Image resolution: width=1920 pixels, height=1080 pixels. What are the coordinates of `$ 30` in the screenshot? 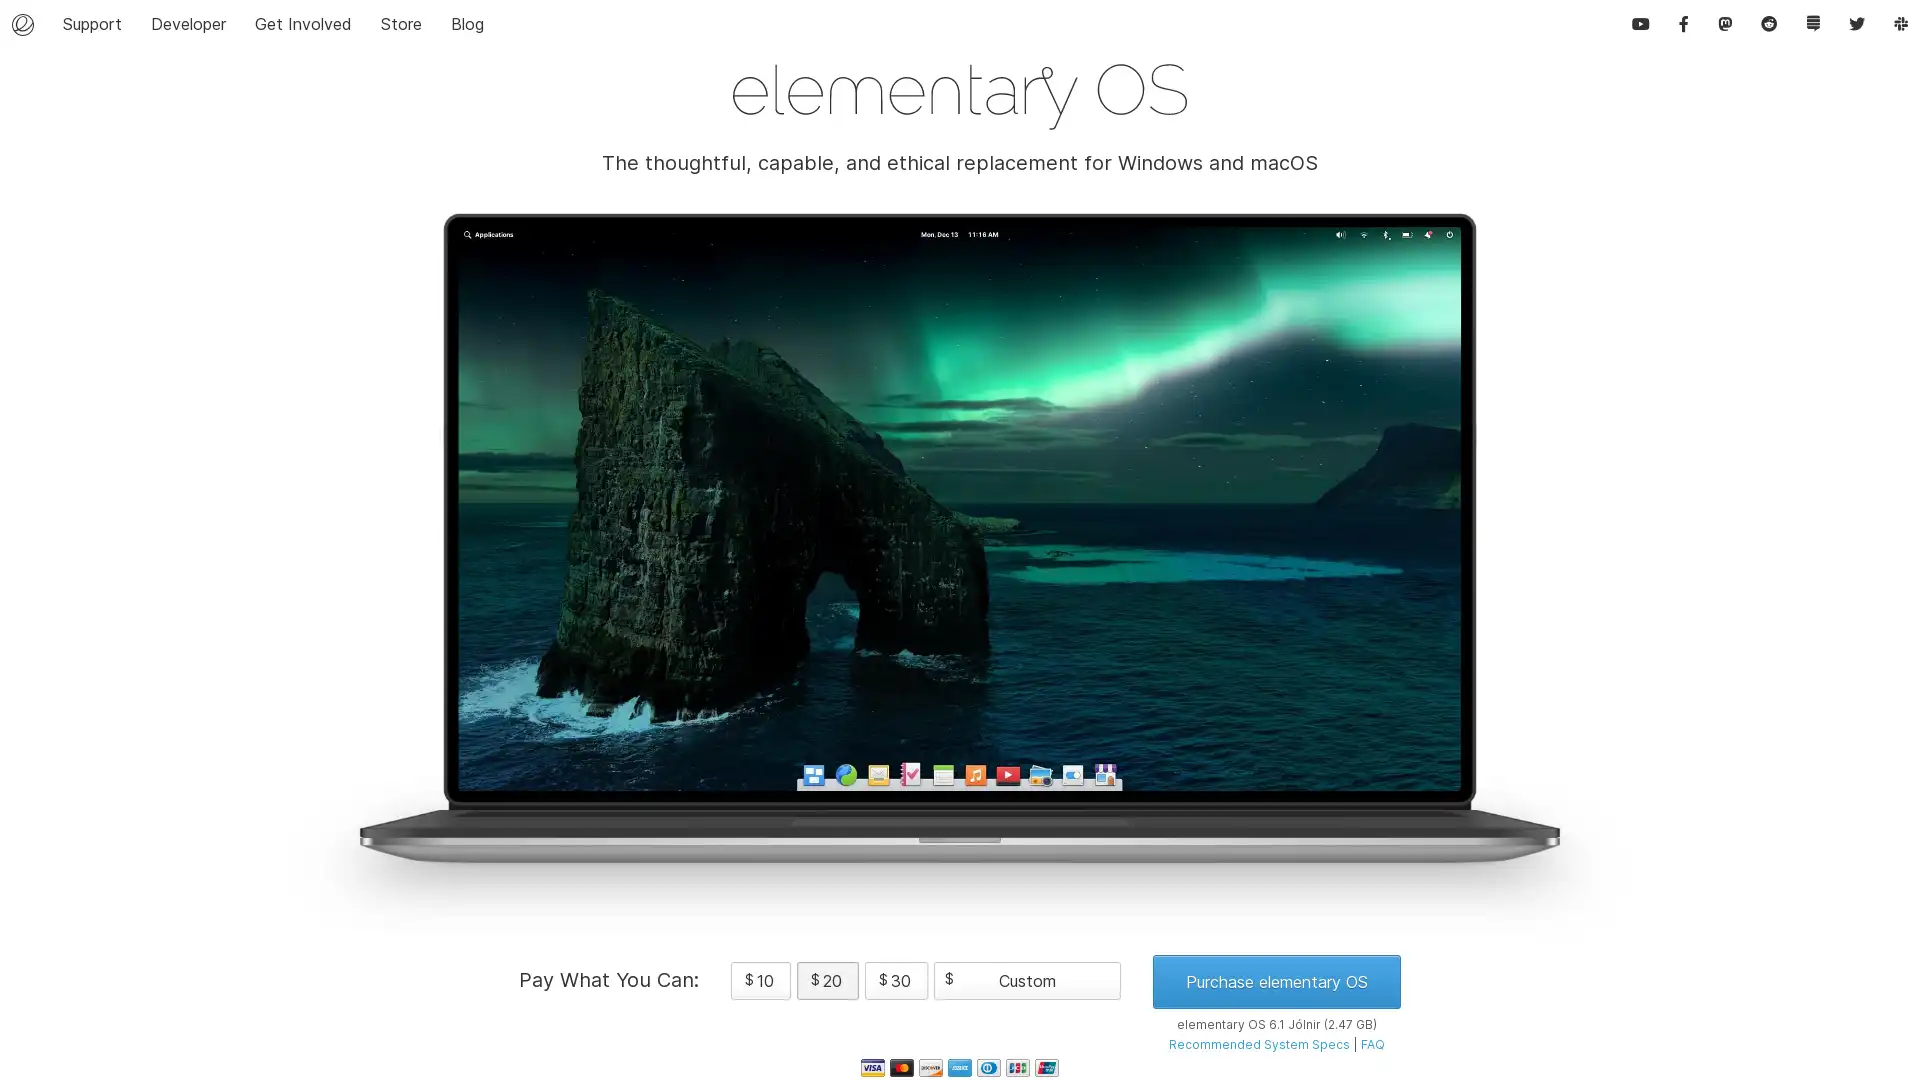 It's located at (895, 979).